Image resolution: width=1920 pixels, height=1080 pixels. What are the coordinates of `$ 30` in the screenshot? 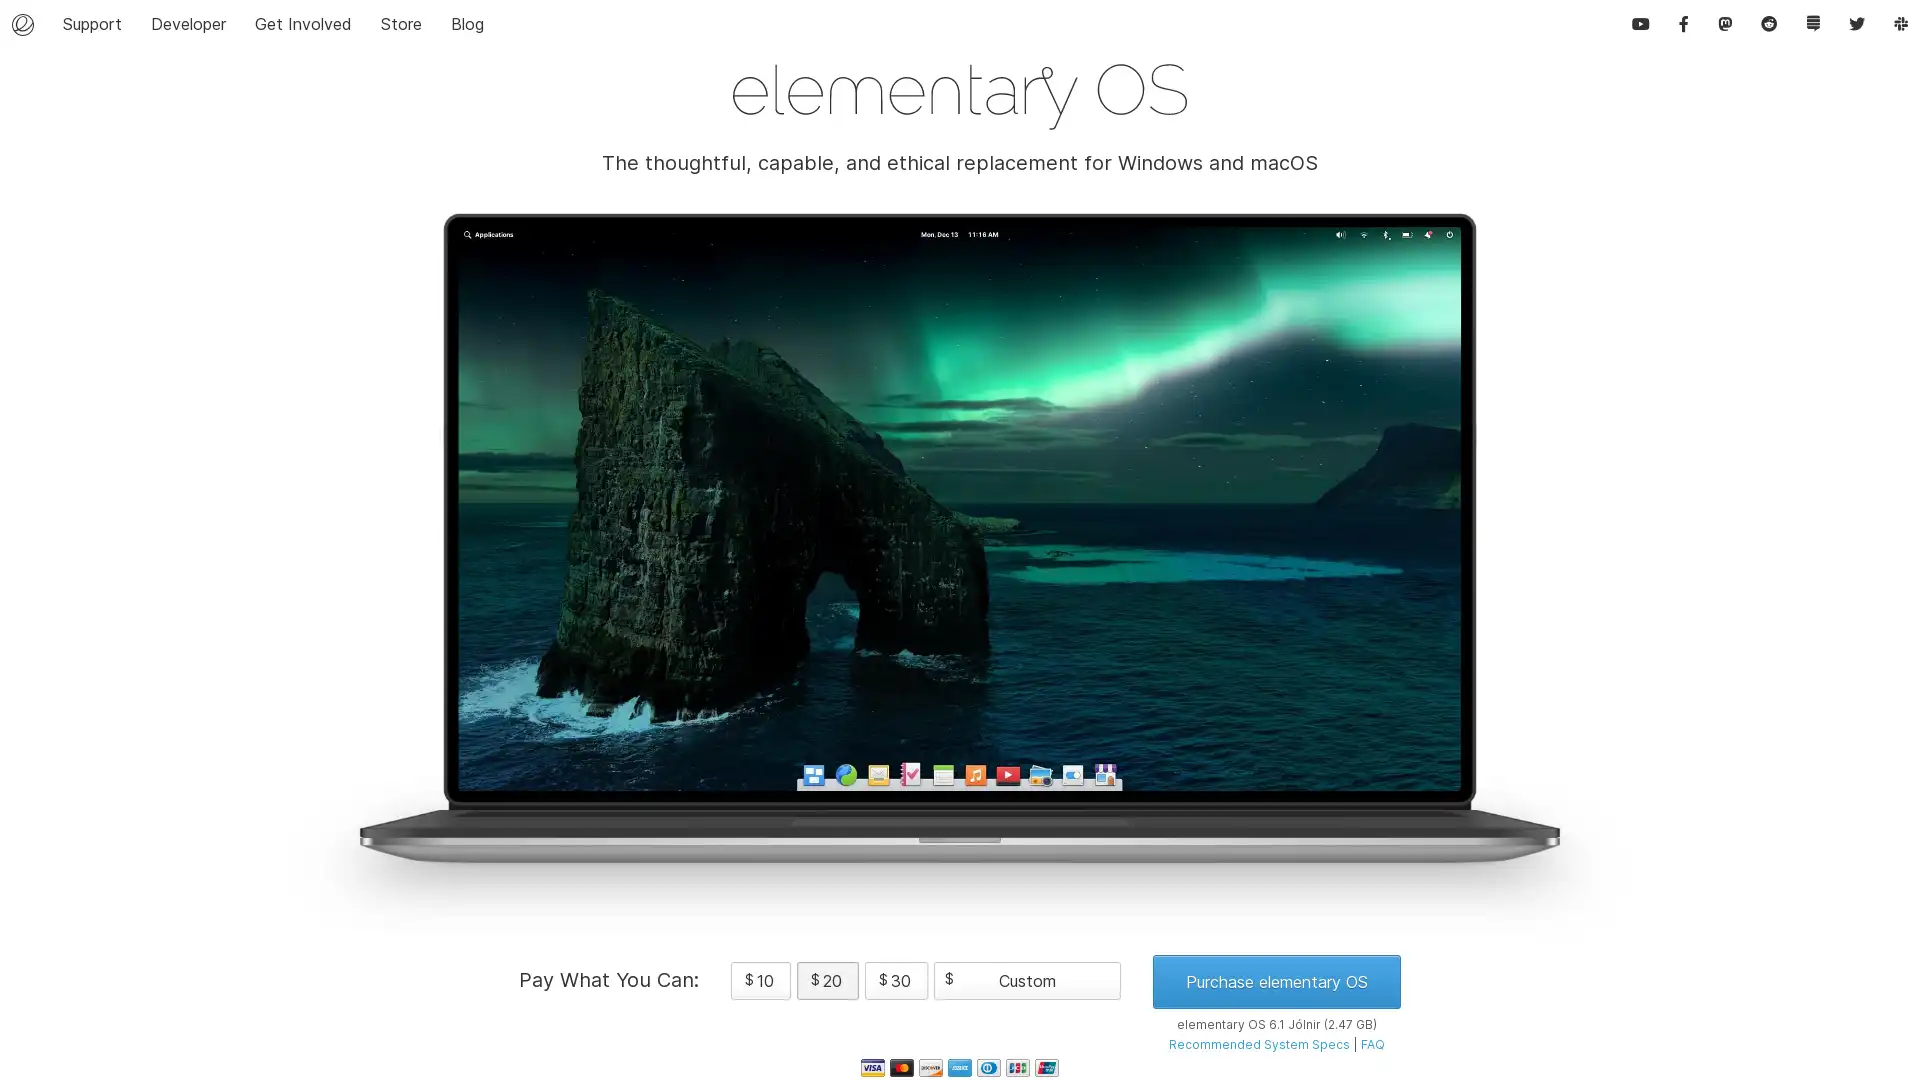 It's located at (895, 979).